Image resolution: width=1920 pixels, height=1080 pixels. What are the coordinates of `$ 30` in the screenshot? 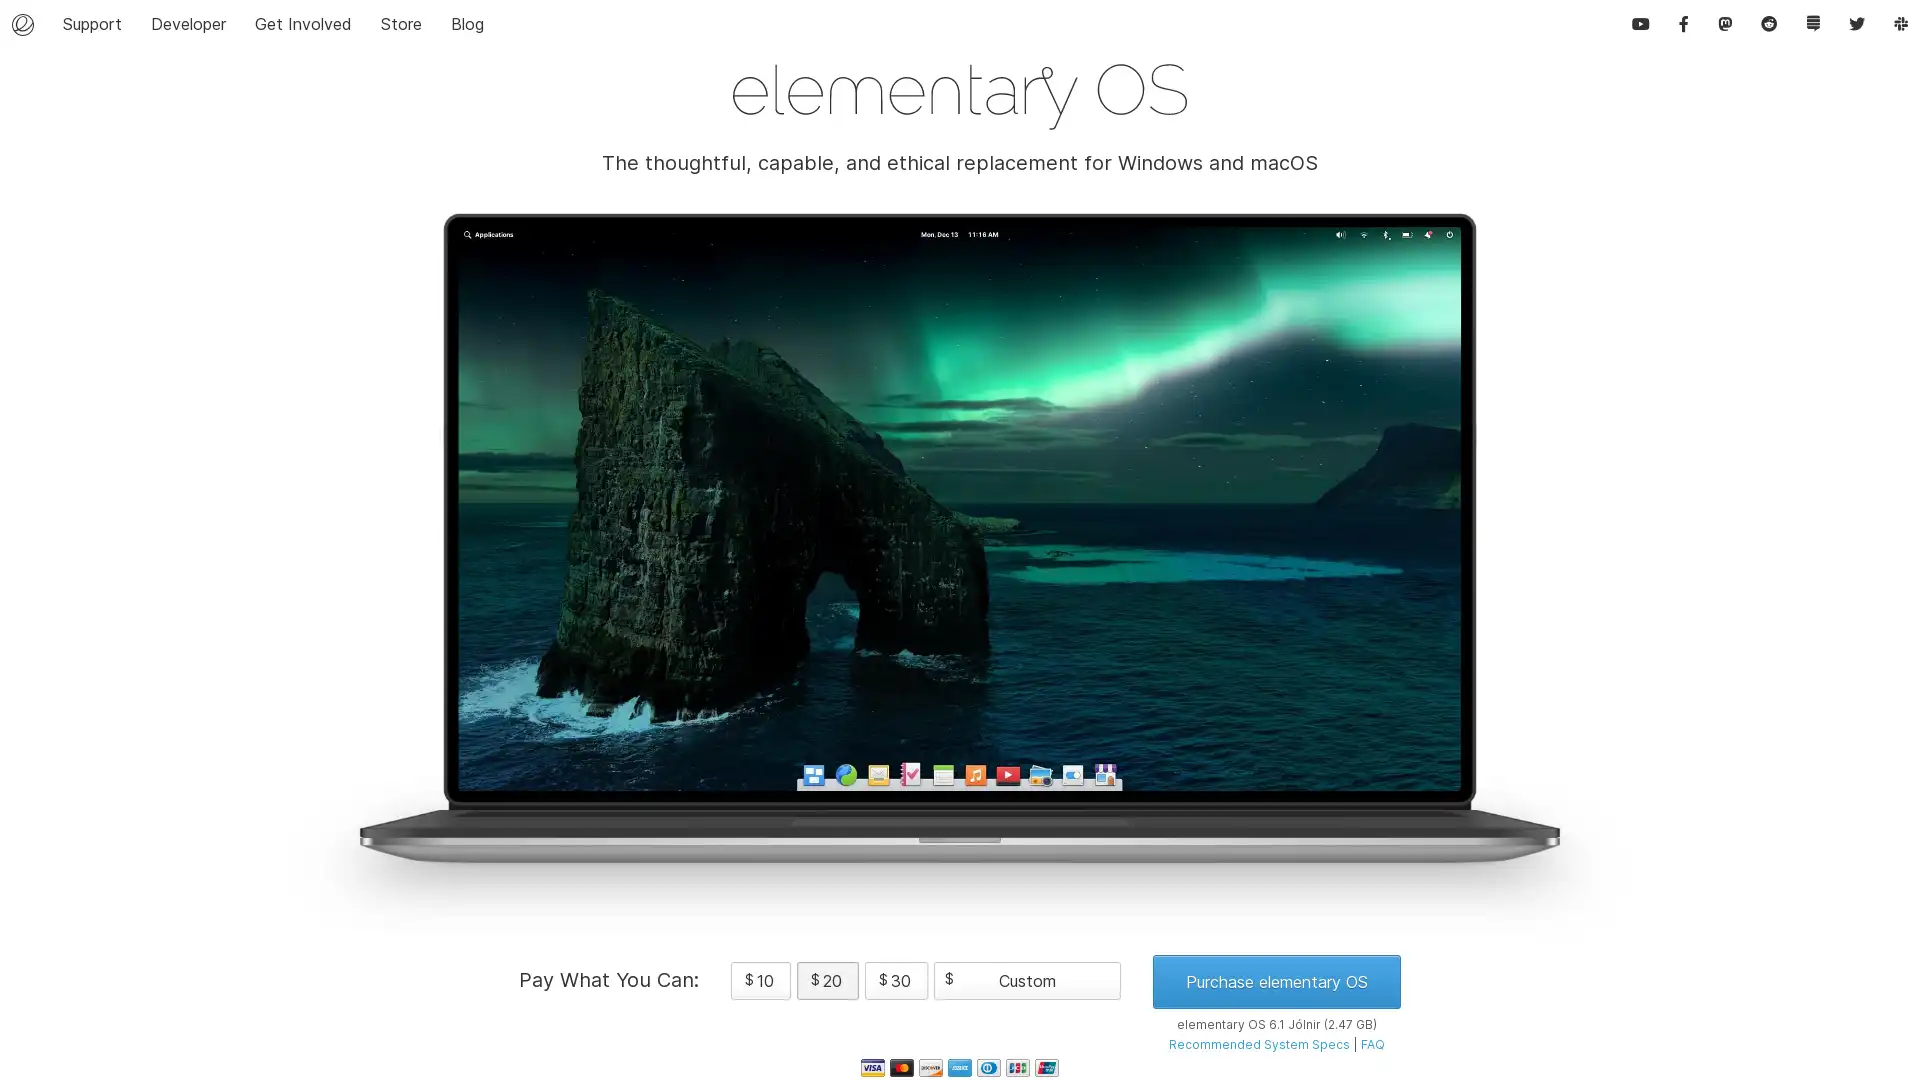 It's located at (895, 979).